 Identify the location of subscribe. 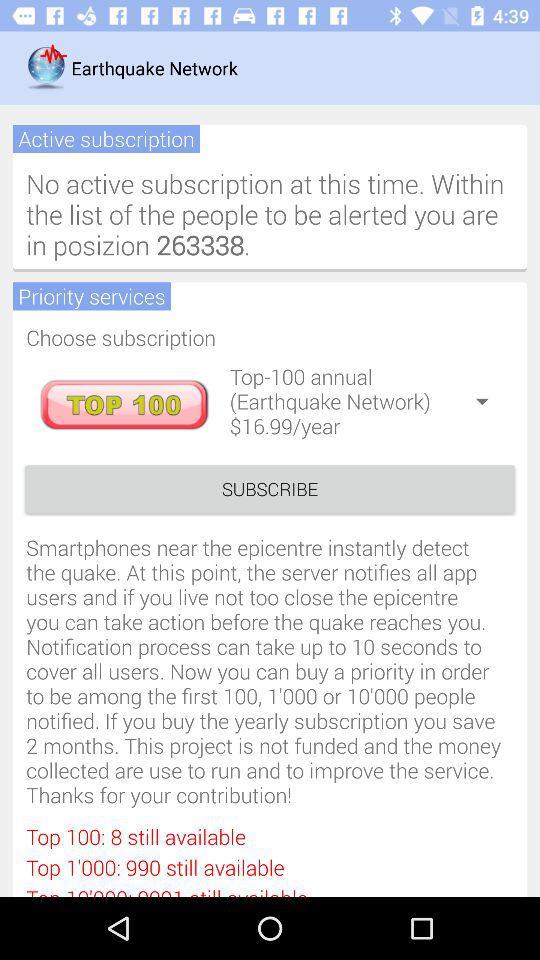
(270, 488).